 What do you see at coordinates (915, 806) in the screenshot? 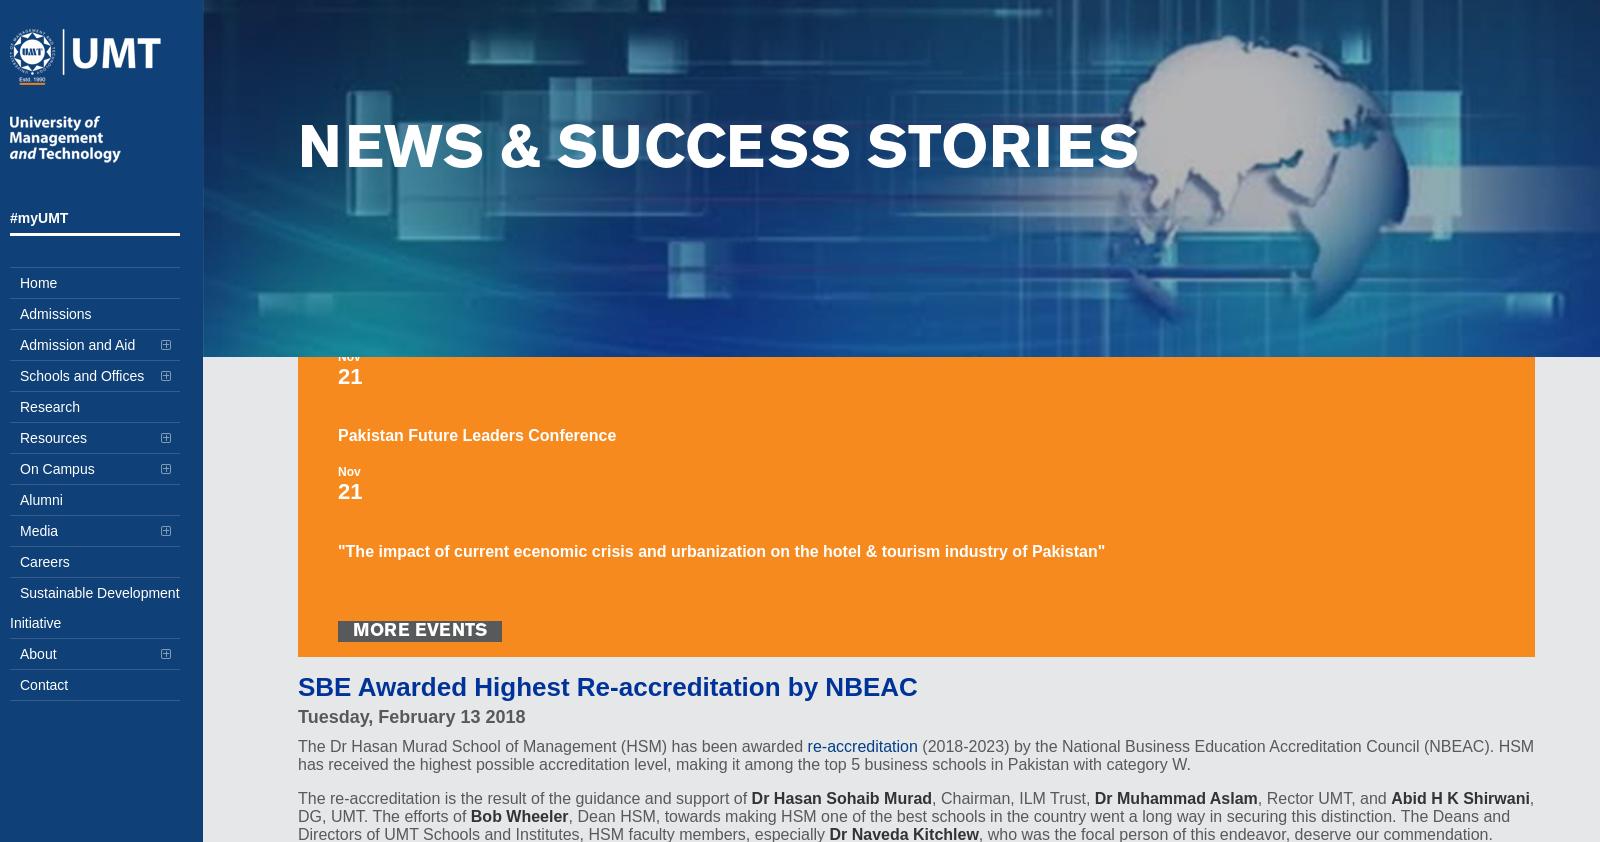
I see `', DG, UMT. The efforts of'` at bounding box center [915, 806].